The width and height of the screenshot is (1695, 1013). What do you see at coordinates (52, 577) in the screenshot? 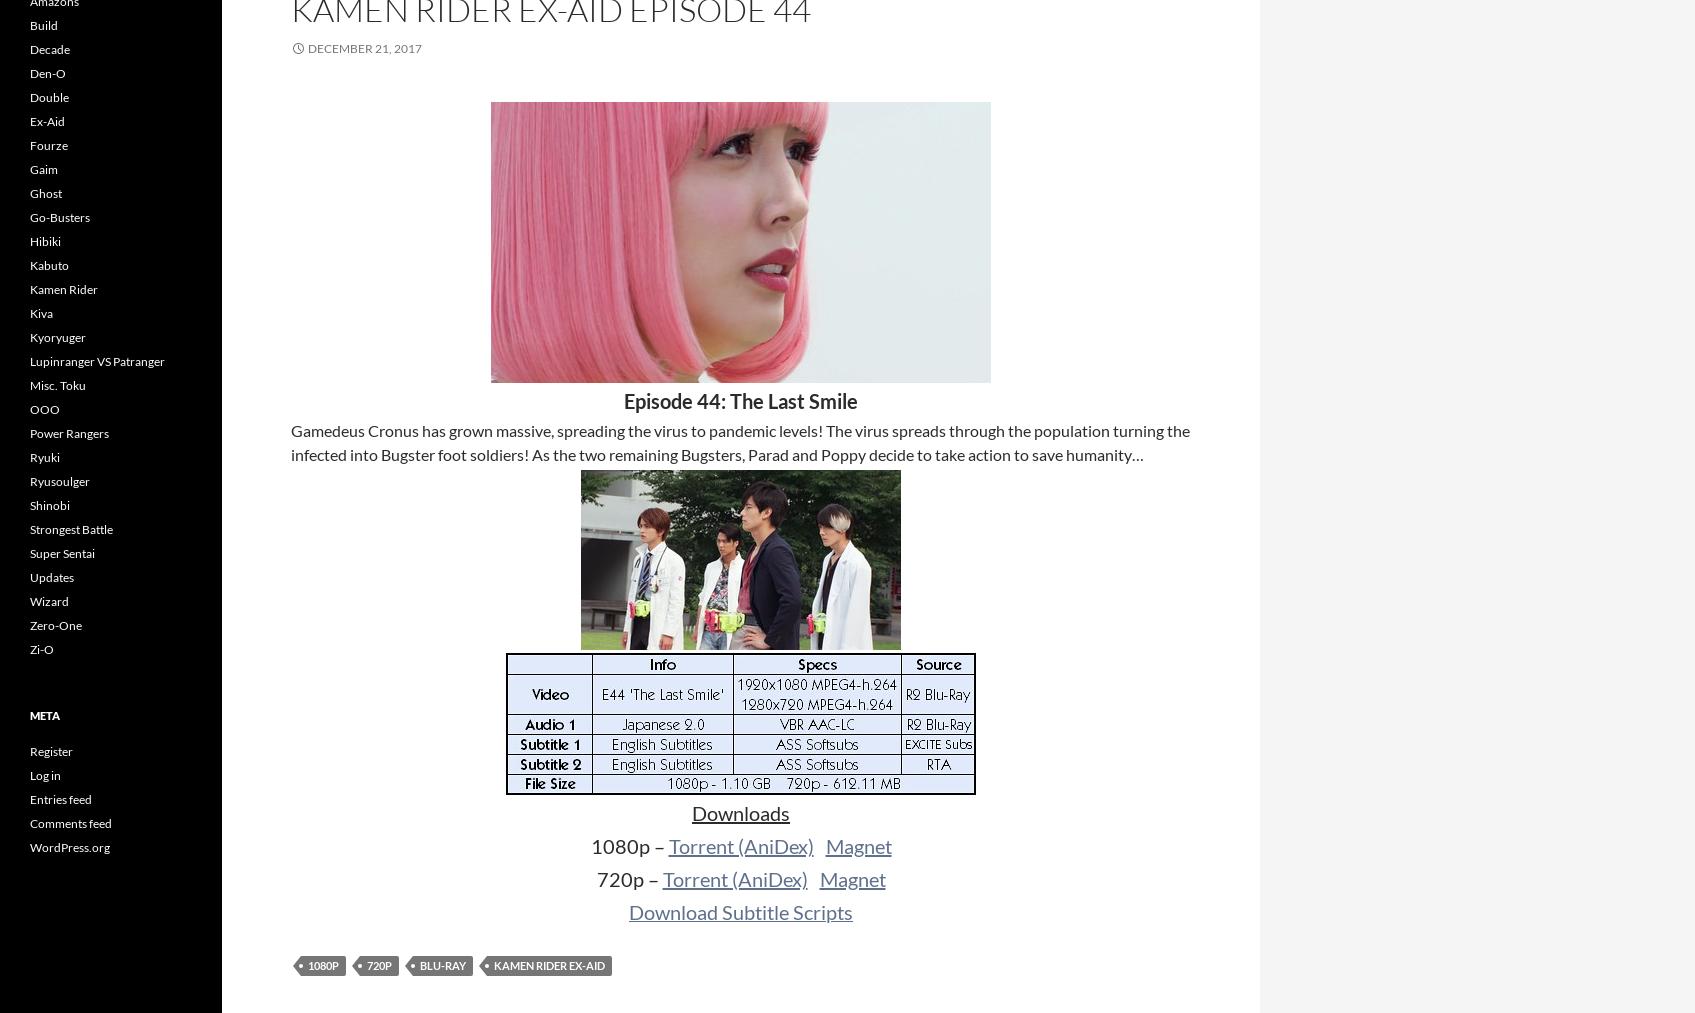
I see `'Updates'` at bounding box center [52, 577].